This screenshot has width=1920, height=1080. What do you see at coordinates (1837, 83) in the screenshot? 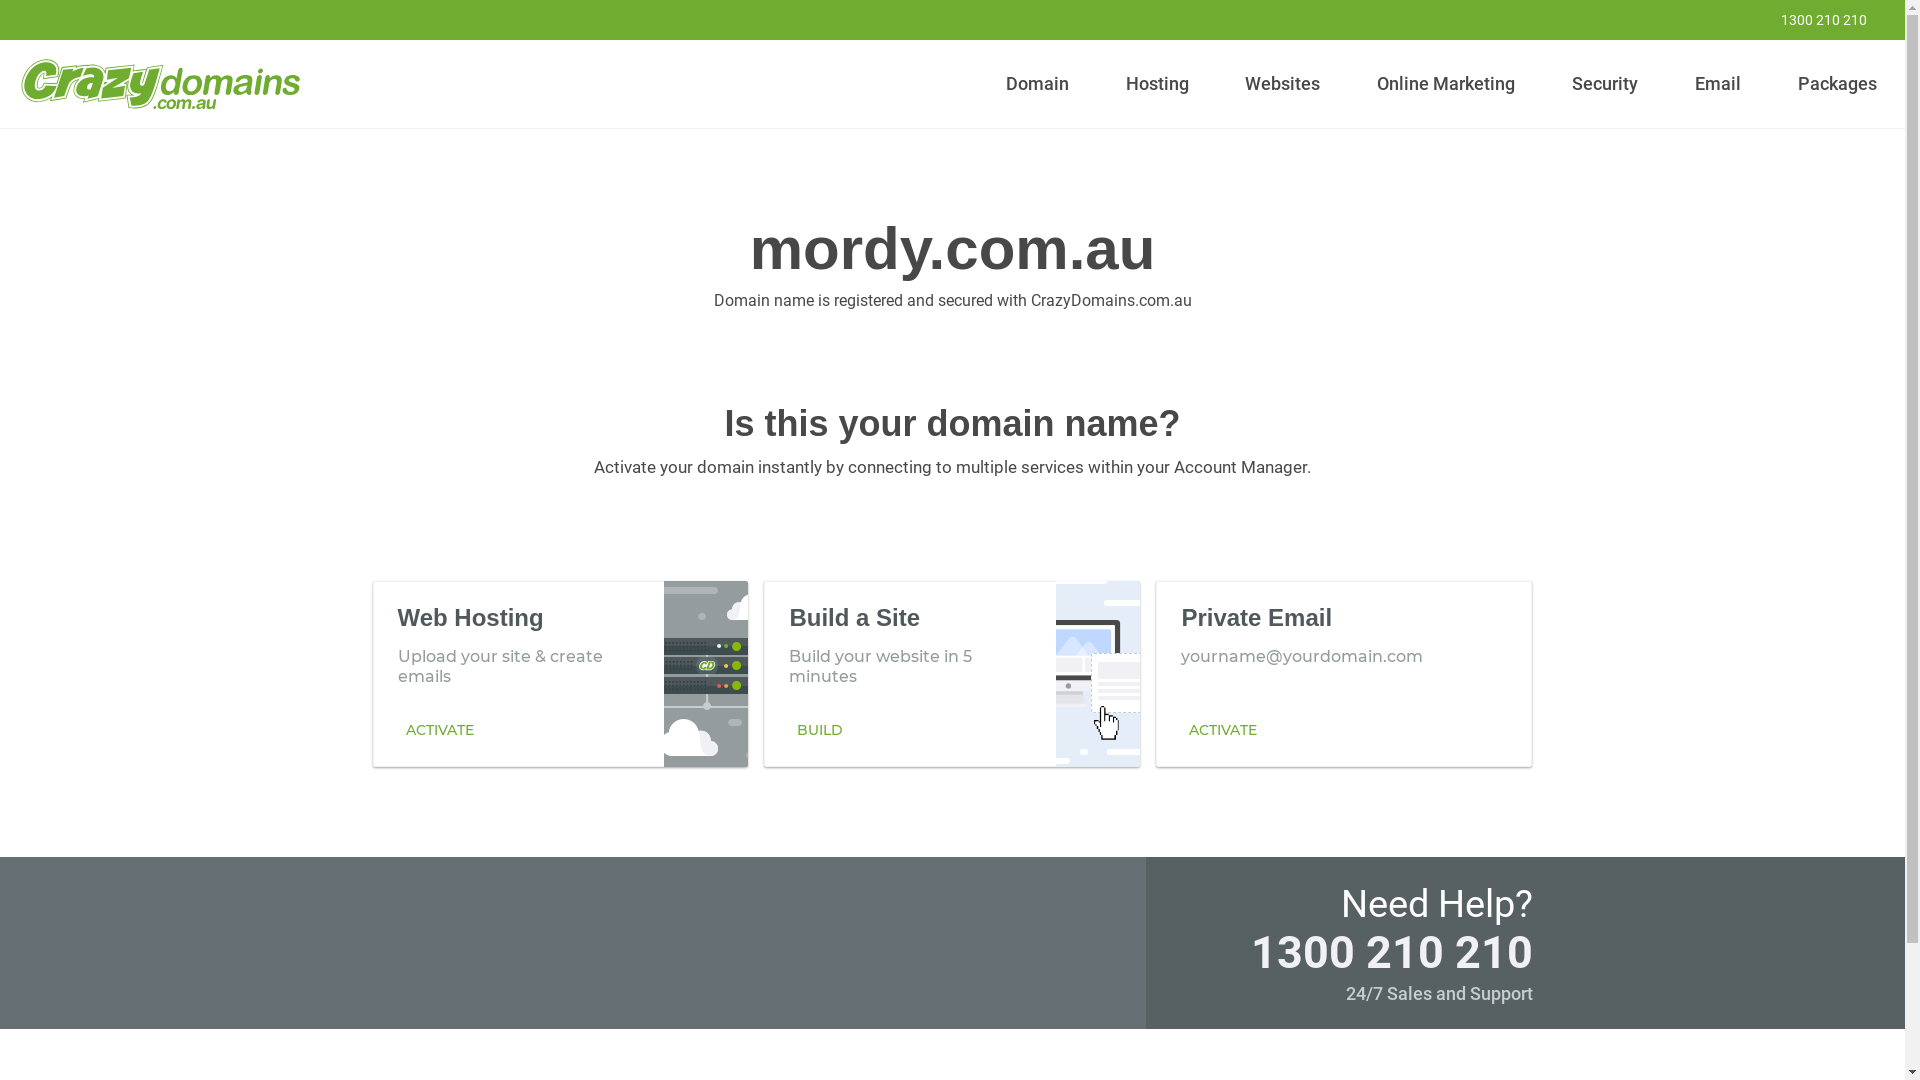
I see `'Packages'` at bounding box center [1837, 83].